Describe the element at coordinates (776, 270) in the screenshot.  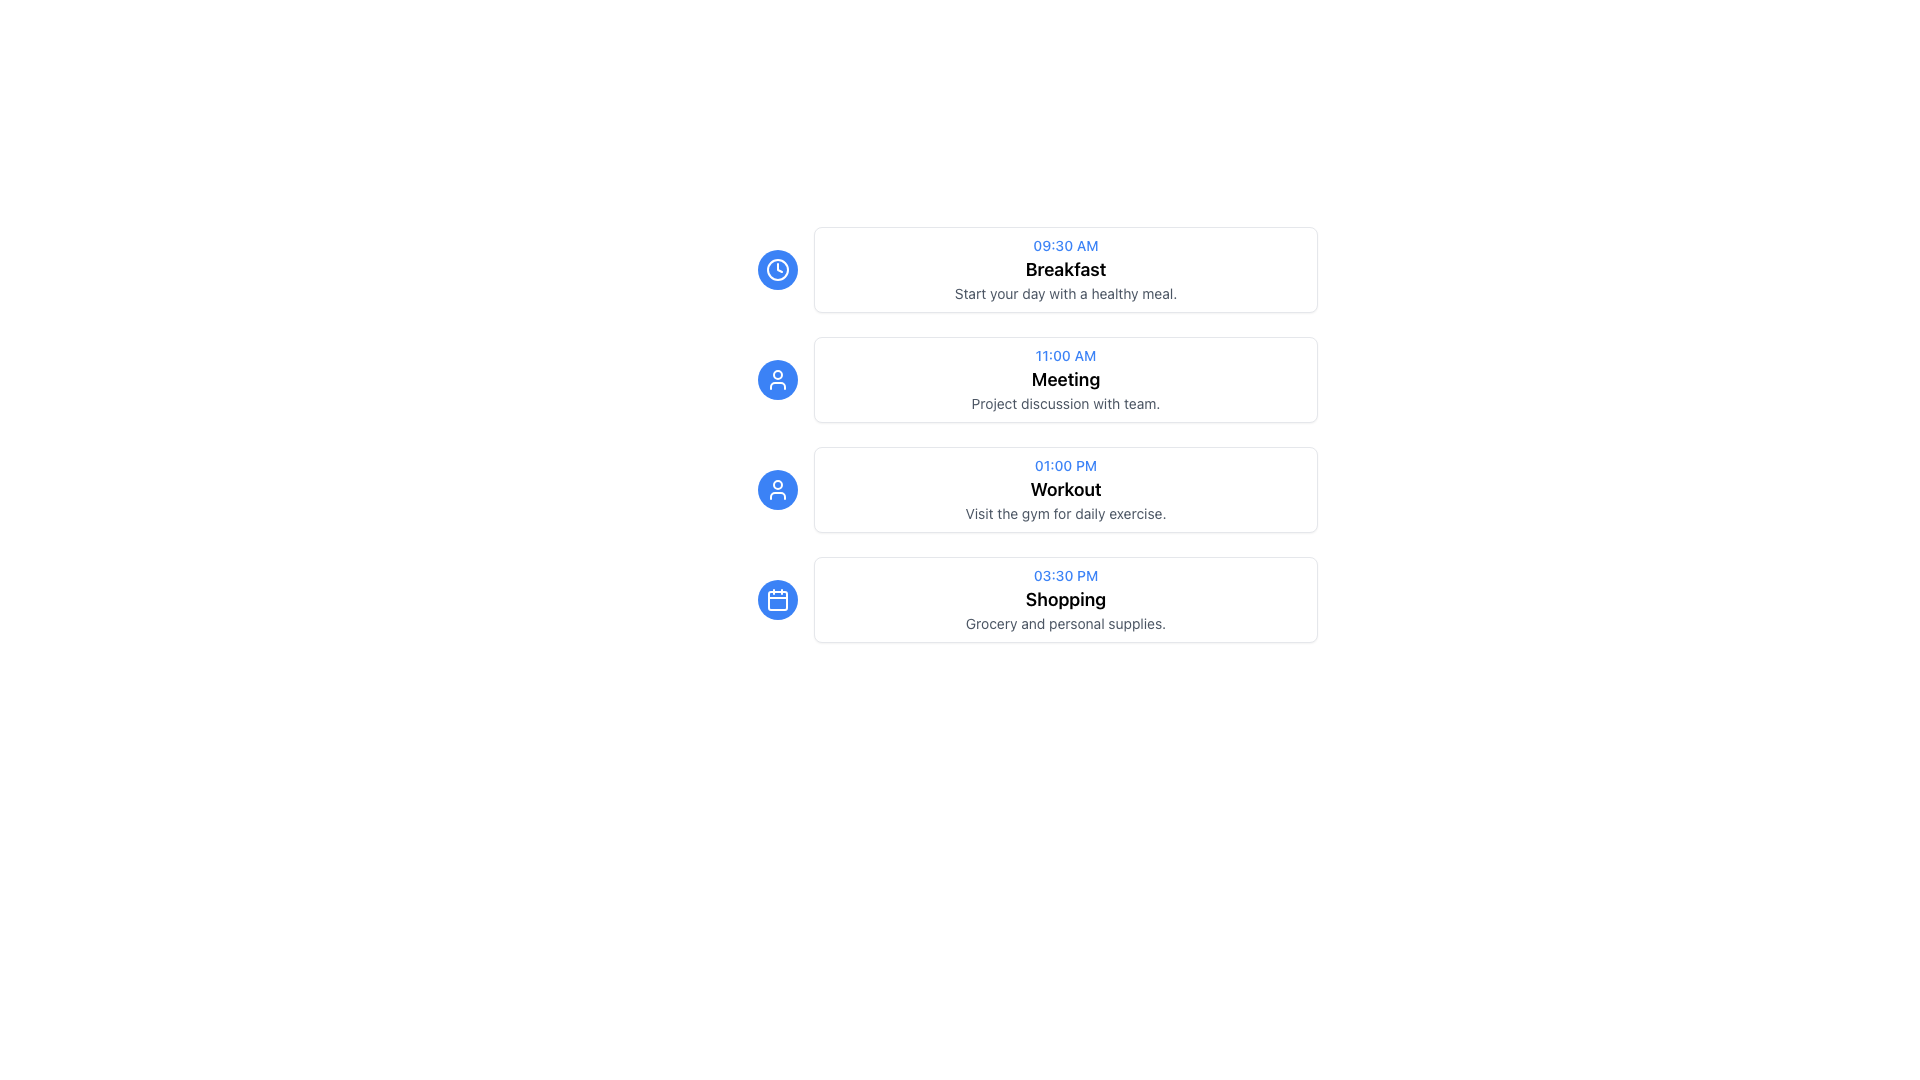
I see `the blue circular clock icon, which is the first icon on the left in a vertical series of icons representing scheduling events` at that location.